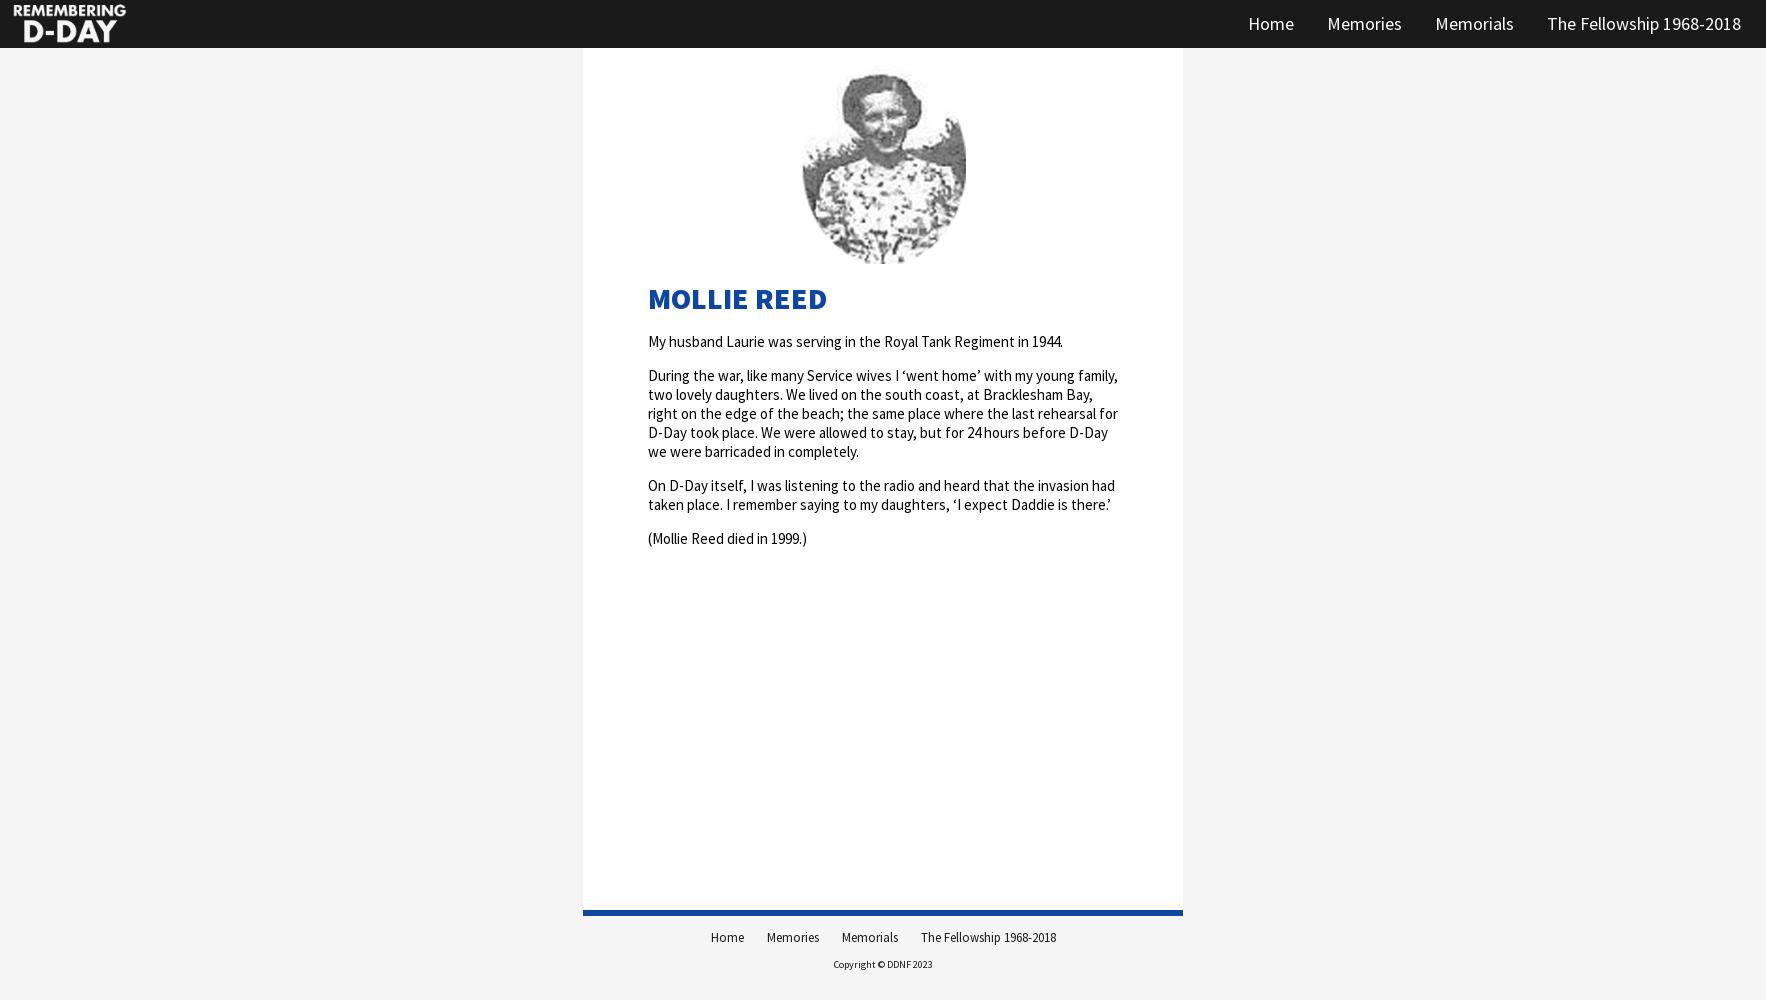  Describe the element at coordinates (647, 340) in the screenshot. I see `'My husband Laurie was serving in the Royal Tank Regiment in 1944.'` at that location.